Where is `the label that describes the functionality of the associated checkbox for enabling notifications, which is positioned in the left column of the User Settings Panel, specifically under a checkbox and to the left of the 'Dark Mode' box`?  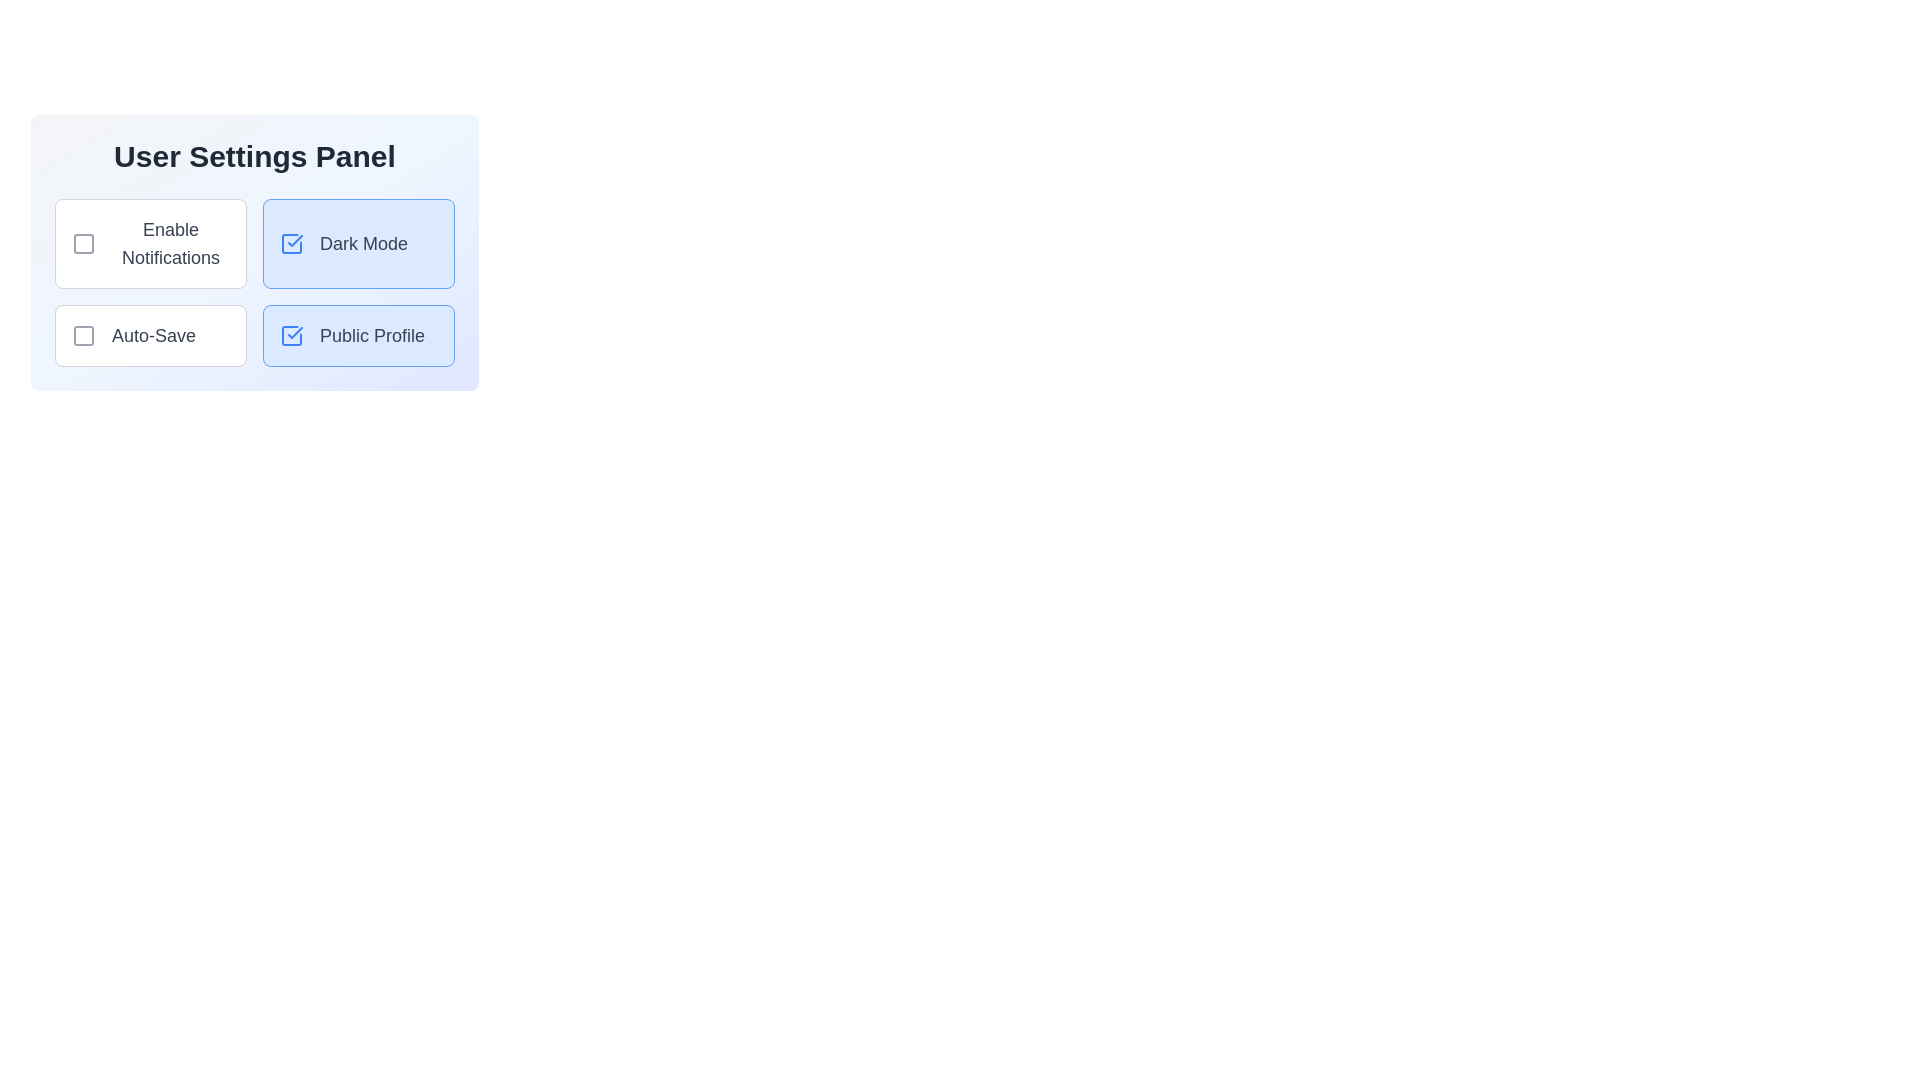
the label that describes the functionality of the associated checkbox for enabling notifications, which is positioned in the left column of the User Settings Panel, specifically under a checkbox and to the left of the 'Dark Mode' box is located at coordinates (171, 242).